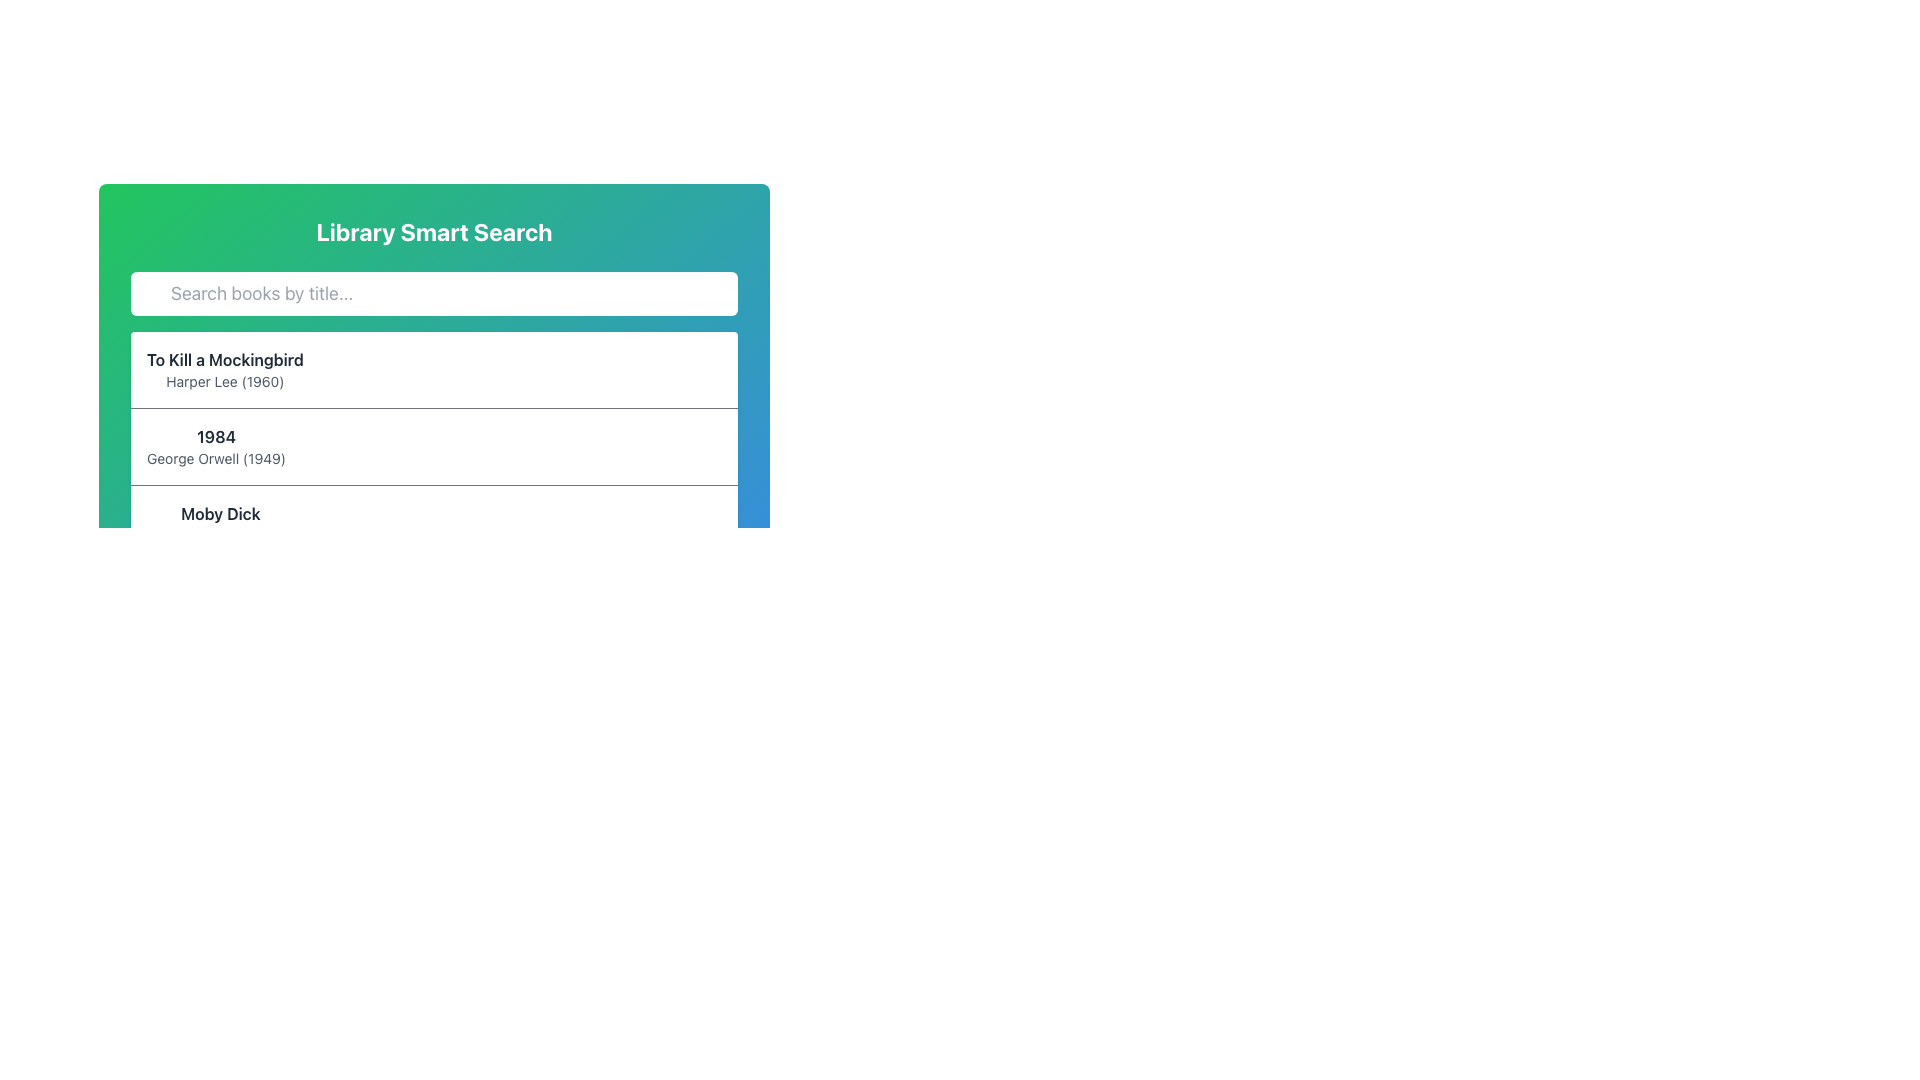  Describe the element at coordinates (216, 459) in the screenshot. I see `text label displaying 'George Orwell (1949)' located below the title '1984'` at that location.